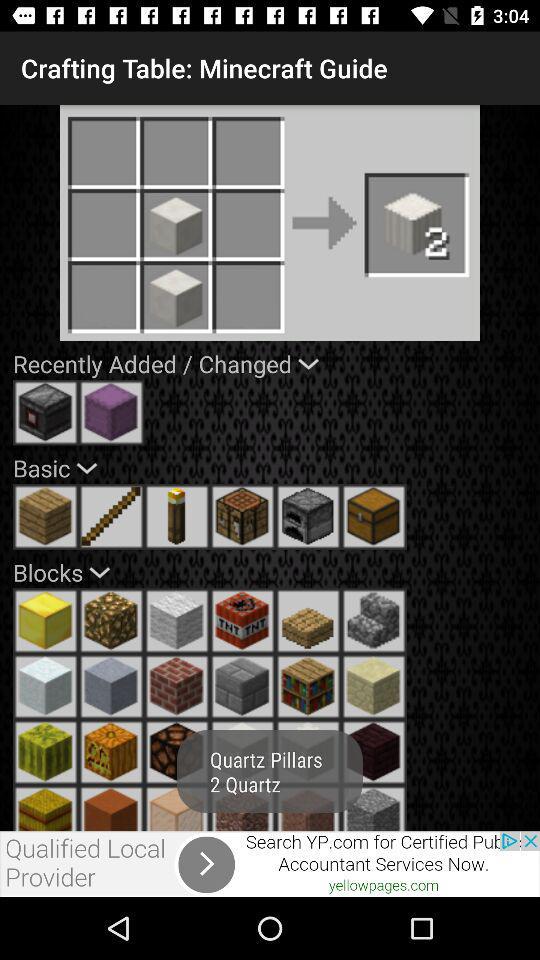 Image resolution: width=540 pixels, height=960 pixels. What do you see at coordinates (242, 751) in the screenshot?
I see `the quartz` at bounding box center [242, 751].